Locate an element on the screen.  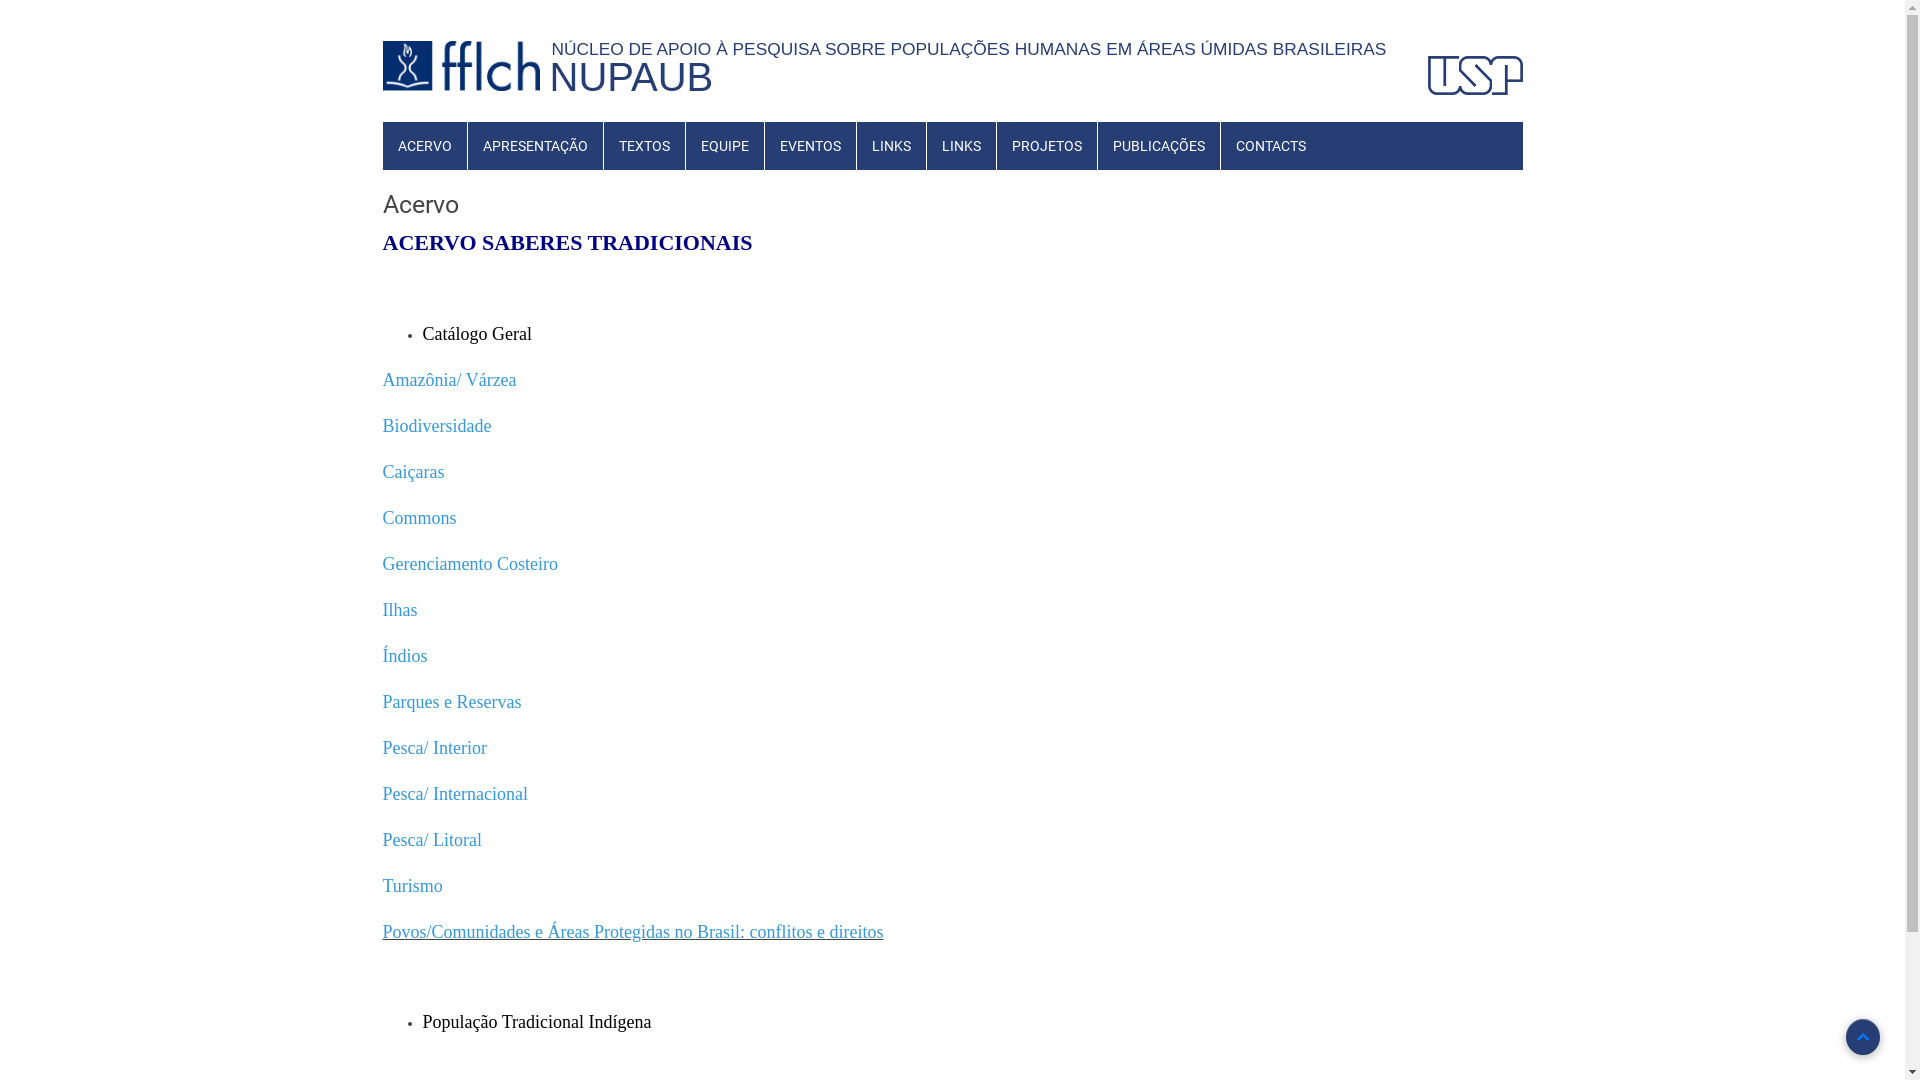
'Pesca/ Litoral' is located at coordinates (430, 841).